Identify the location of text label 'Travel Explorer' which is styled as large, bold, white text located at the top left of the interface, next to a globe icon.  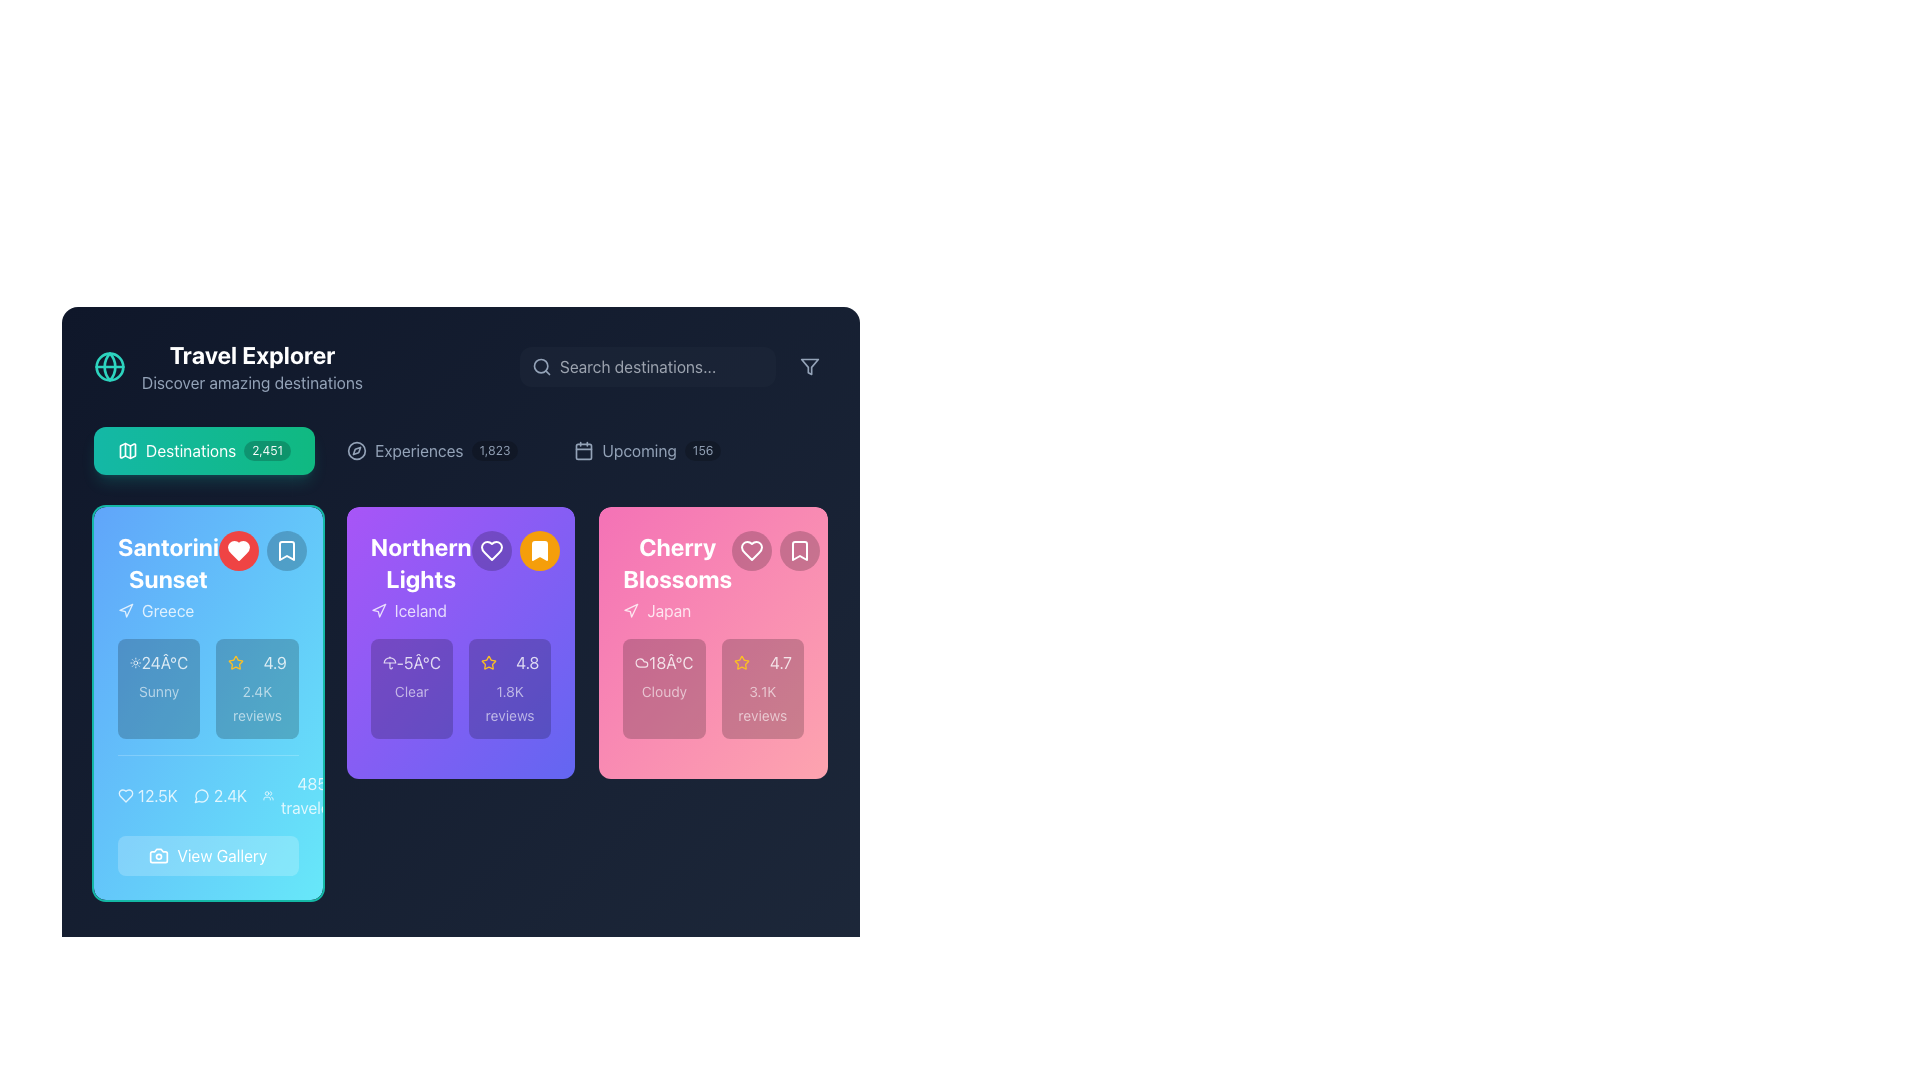
(251, 353).